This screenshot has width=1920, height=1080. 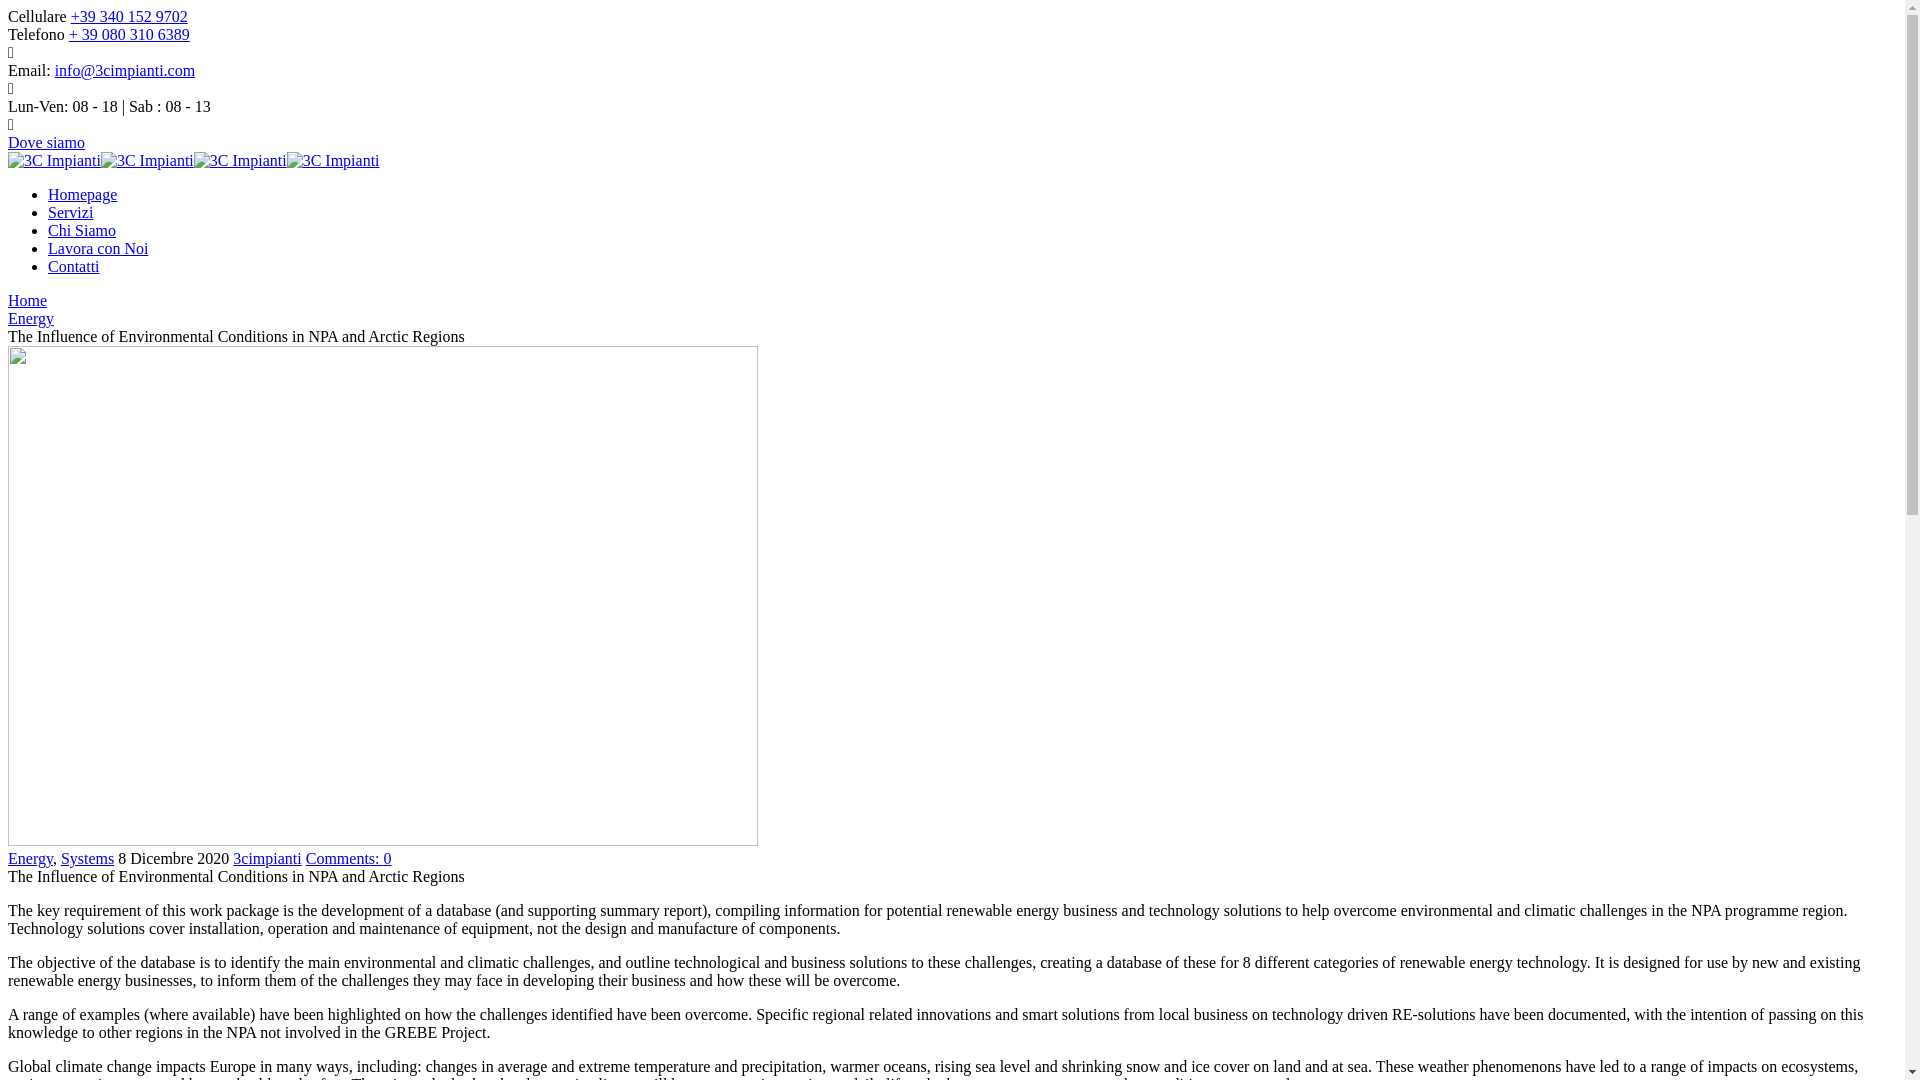 What do you see at coordinates (80, 229) in the screenshot?
I see `'Chi Siamo'` at bounding box center [80, 229].